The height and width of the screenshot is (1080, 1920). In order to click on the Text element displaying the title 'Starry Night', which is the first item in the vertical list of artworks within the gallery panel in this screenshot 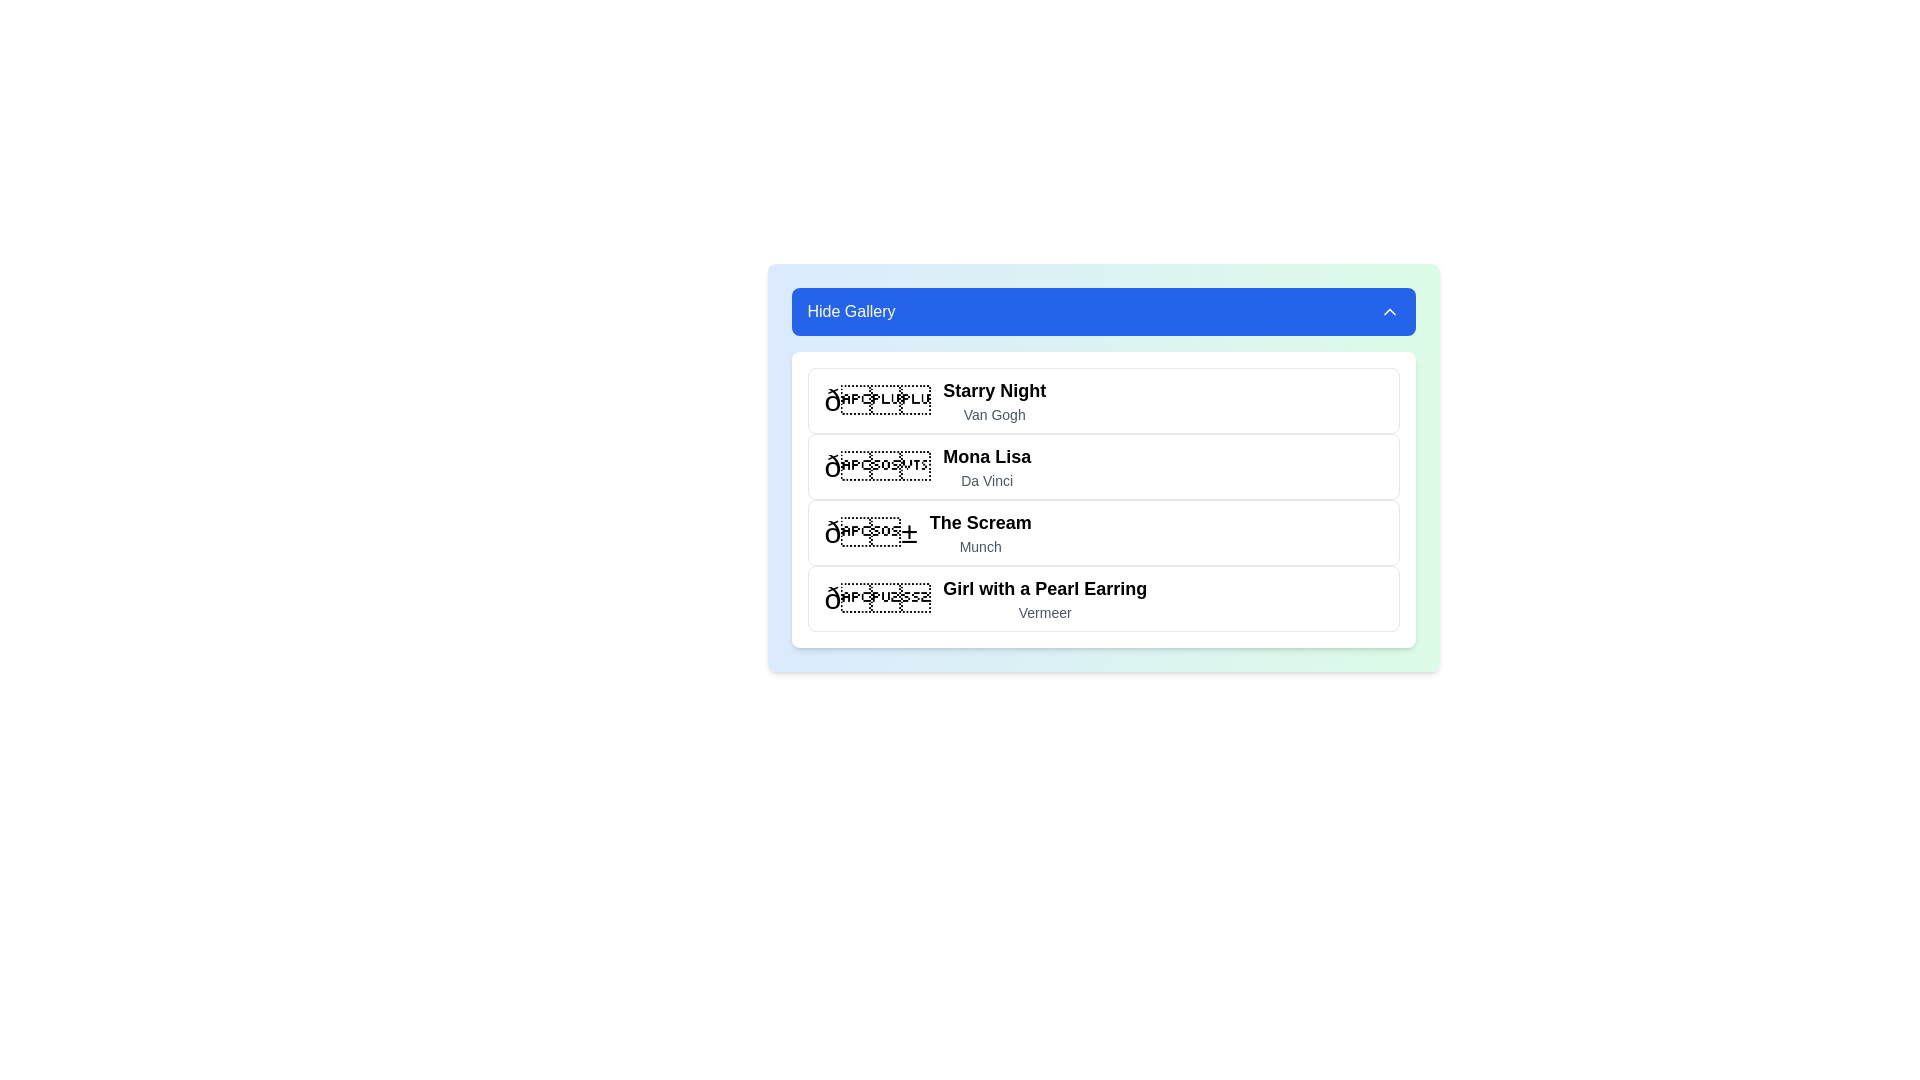, I will do `click(994, 390)`.